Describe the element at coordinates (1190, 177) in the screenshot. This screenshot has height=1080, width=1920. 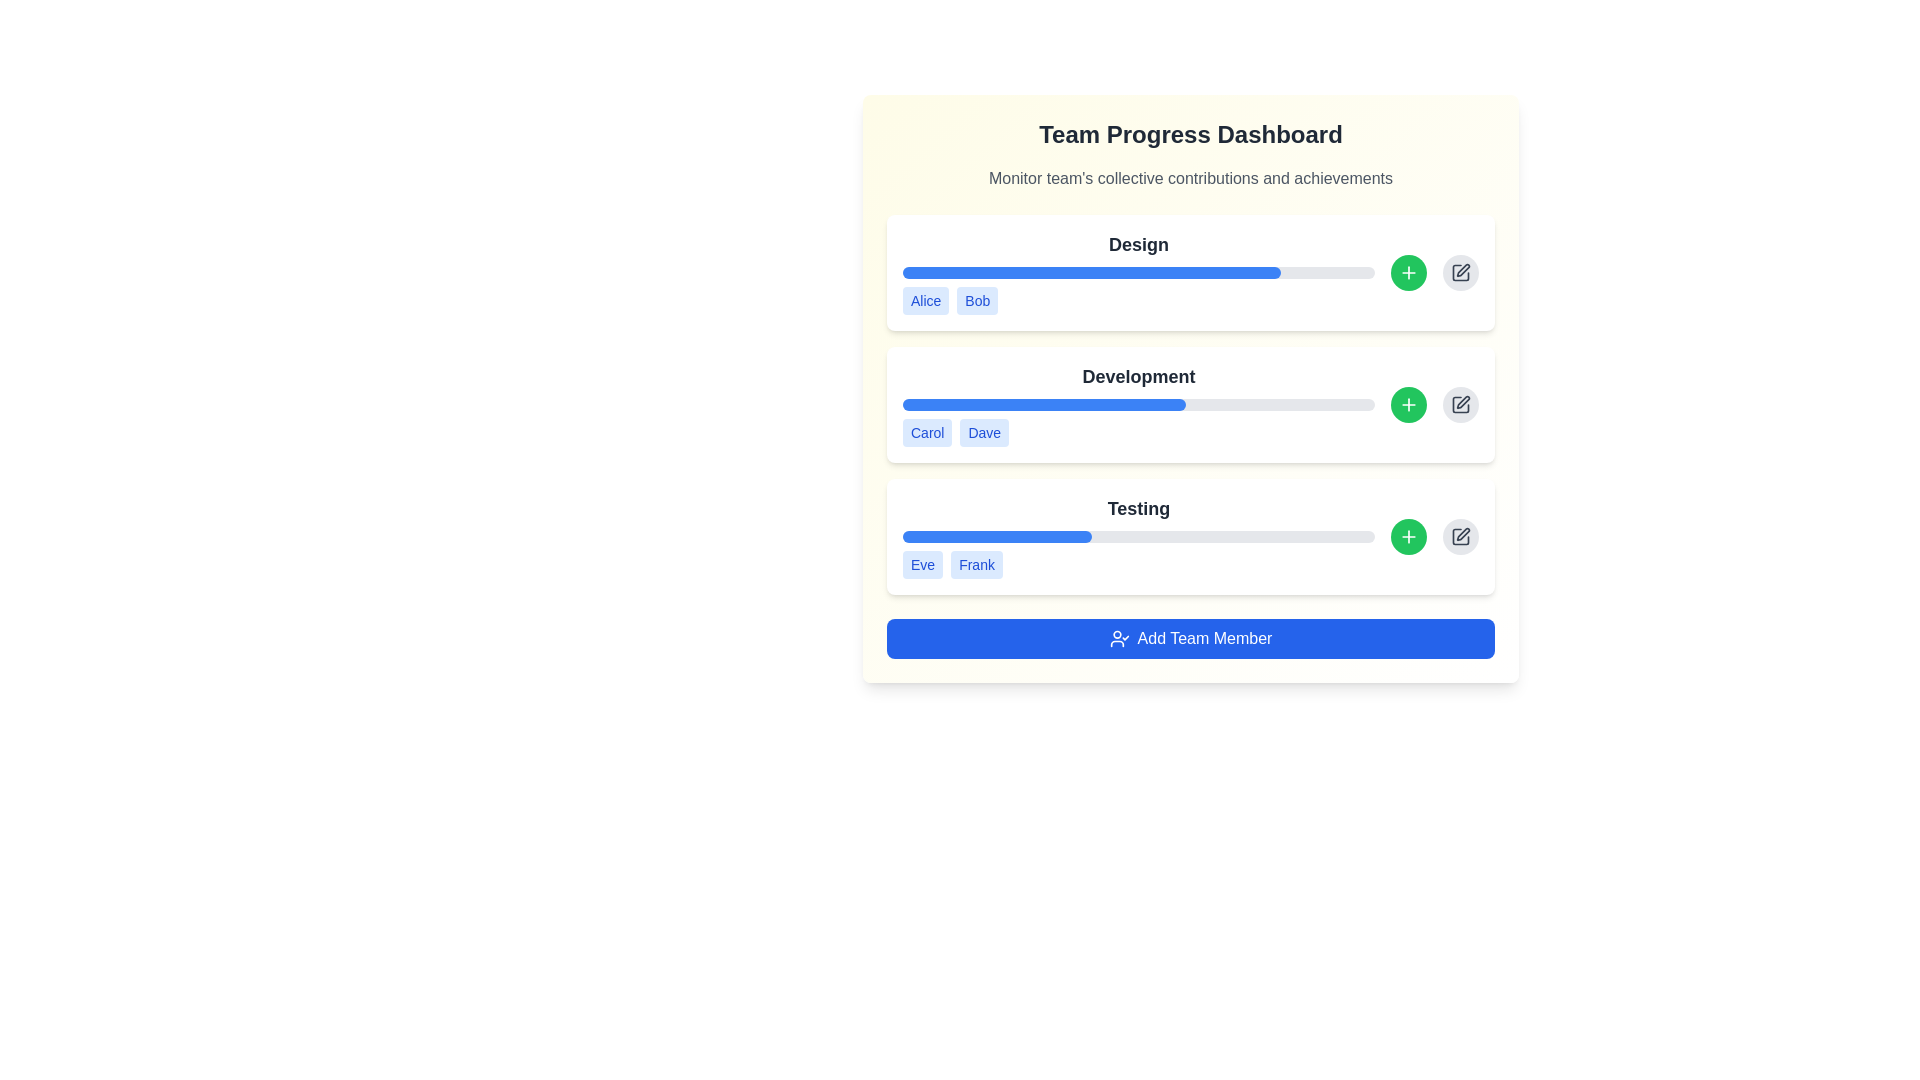
I see `the text element that describes 'Monitor team's collective contributions and achievements', which is styled in subtle gray color and located below the 'Team Progress Dashboard' title` at that location.